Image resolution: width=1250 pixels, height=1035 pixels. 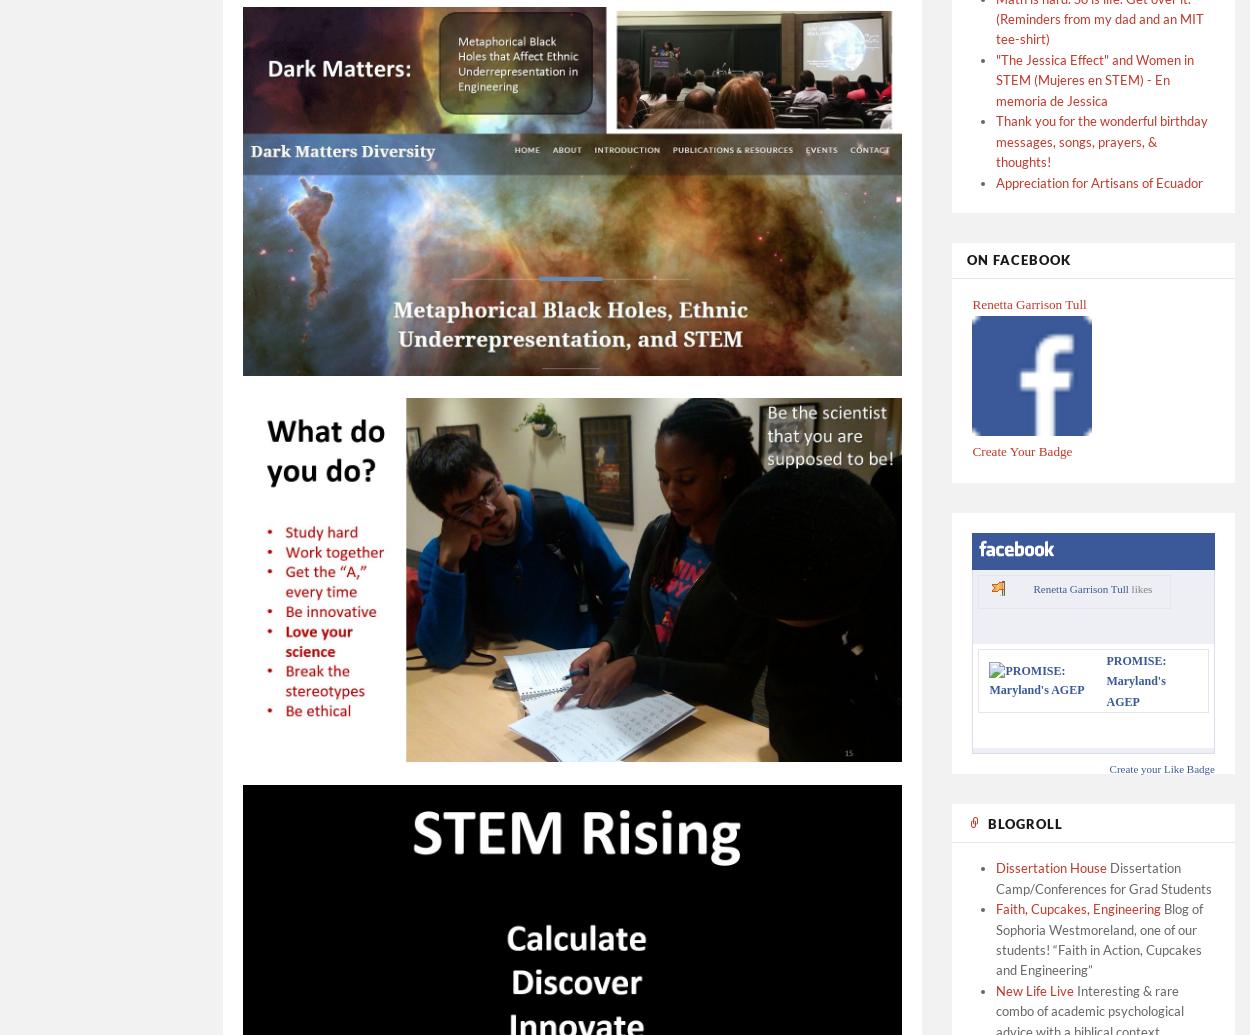 I want to click on 'Create your Like Badge', so click(x=1161, y=766).